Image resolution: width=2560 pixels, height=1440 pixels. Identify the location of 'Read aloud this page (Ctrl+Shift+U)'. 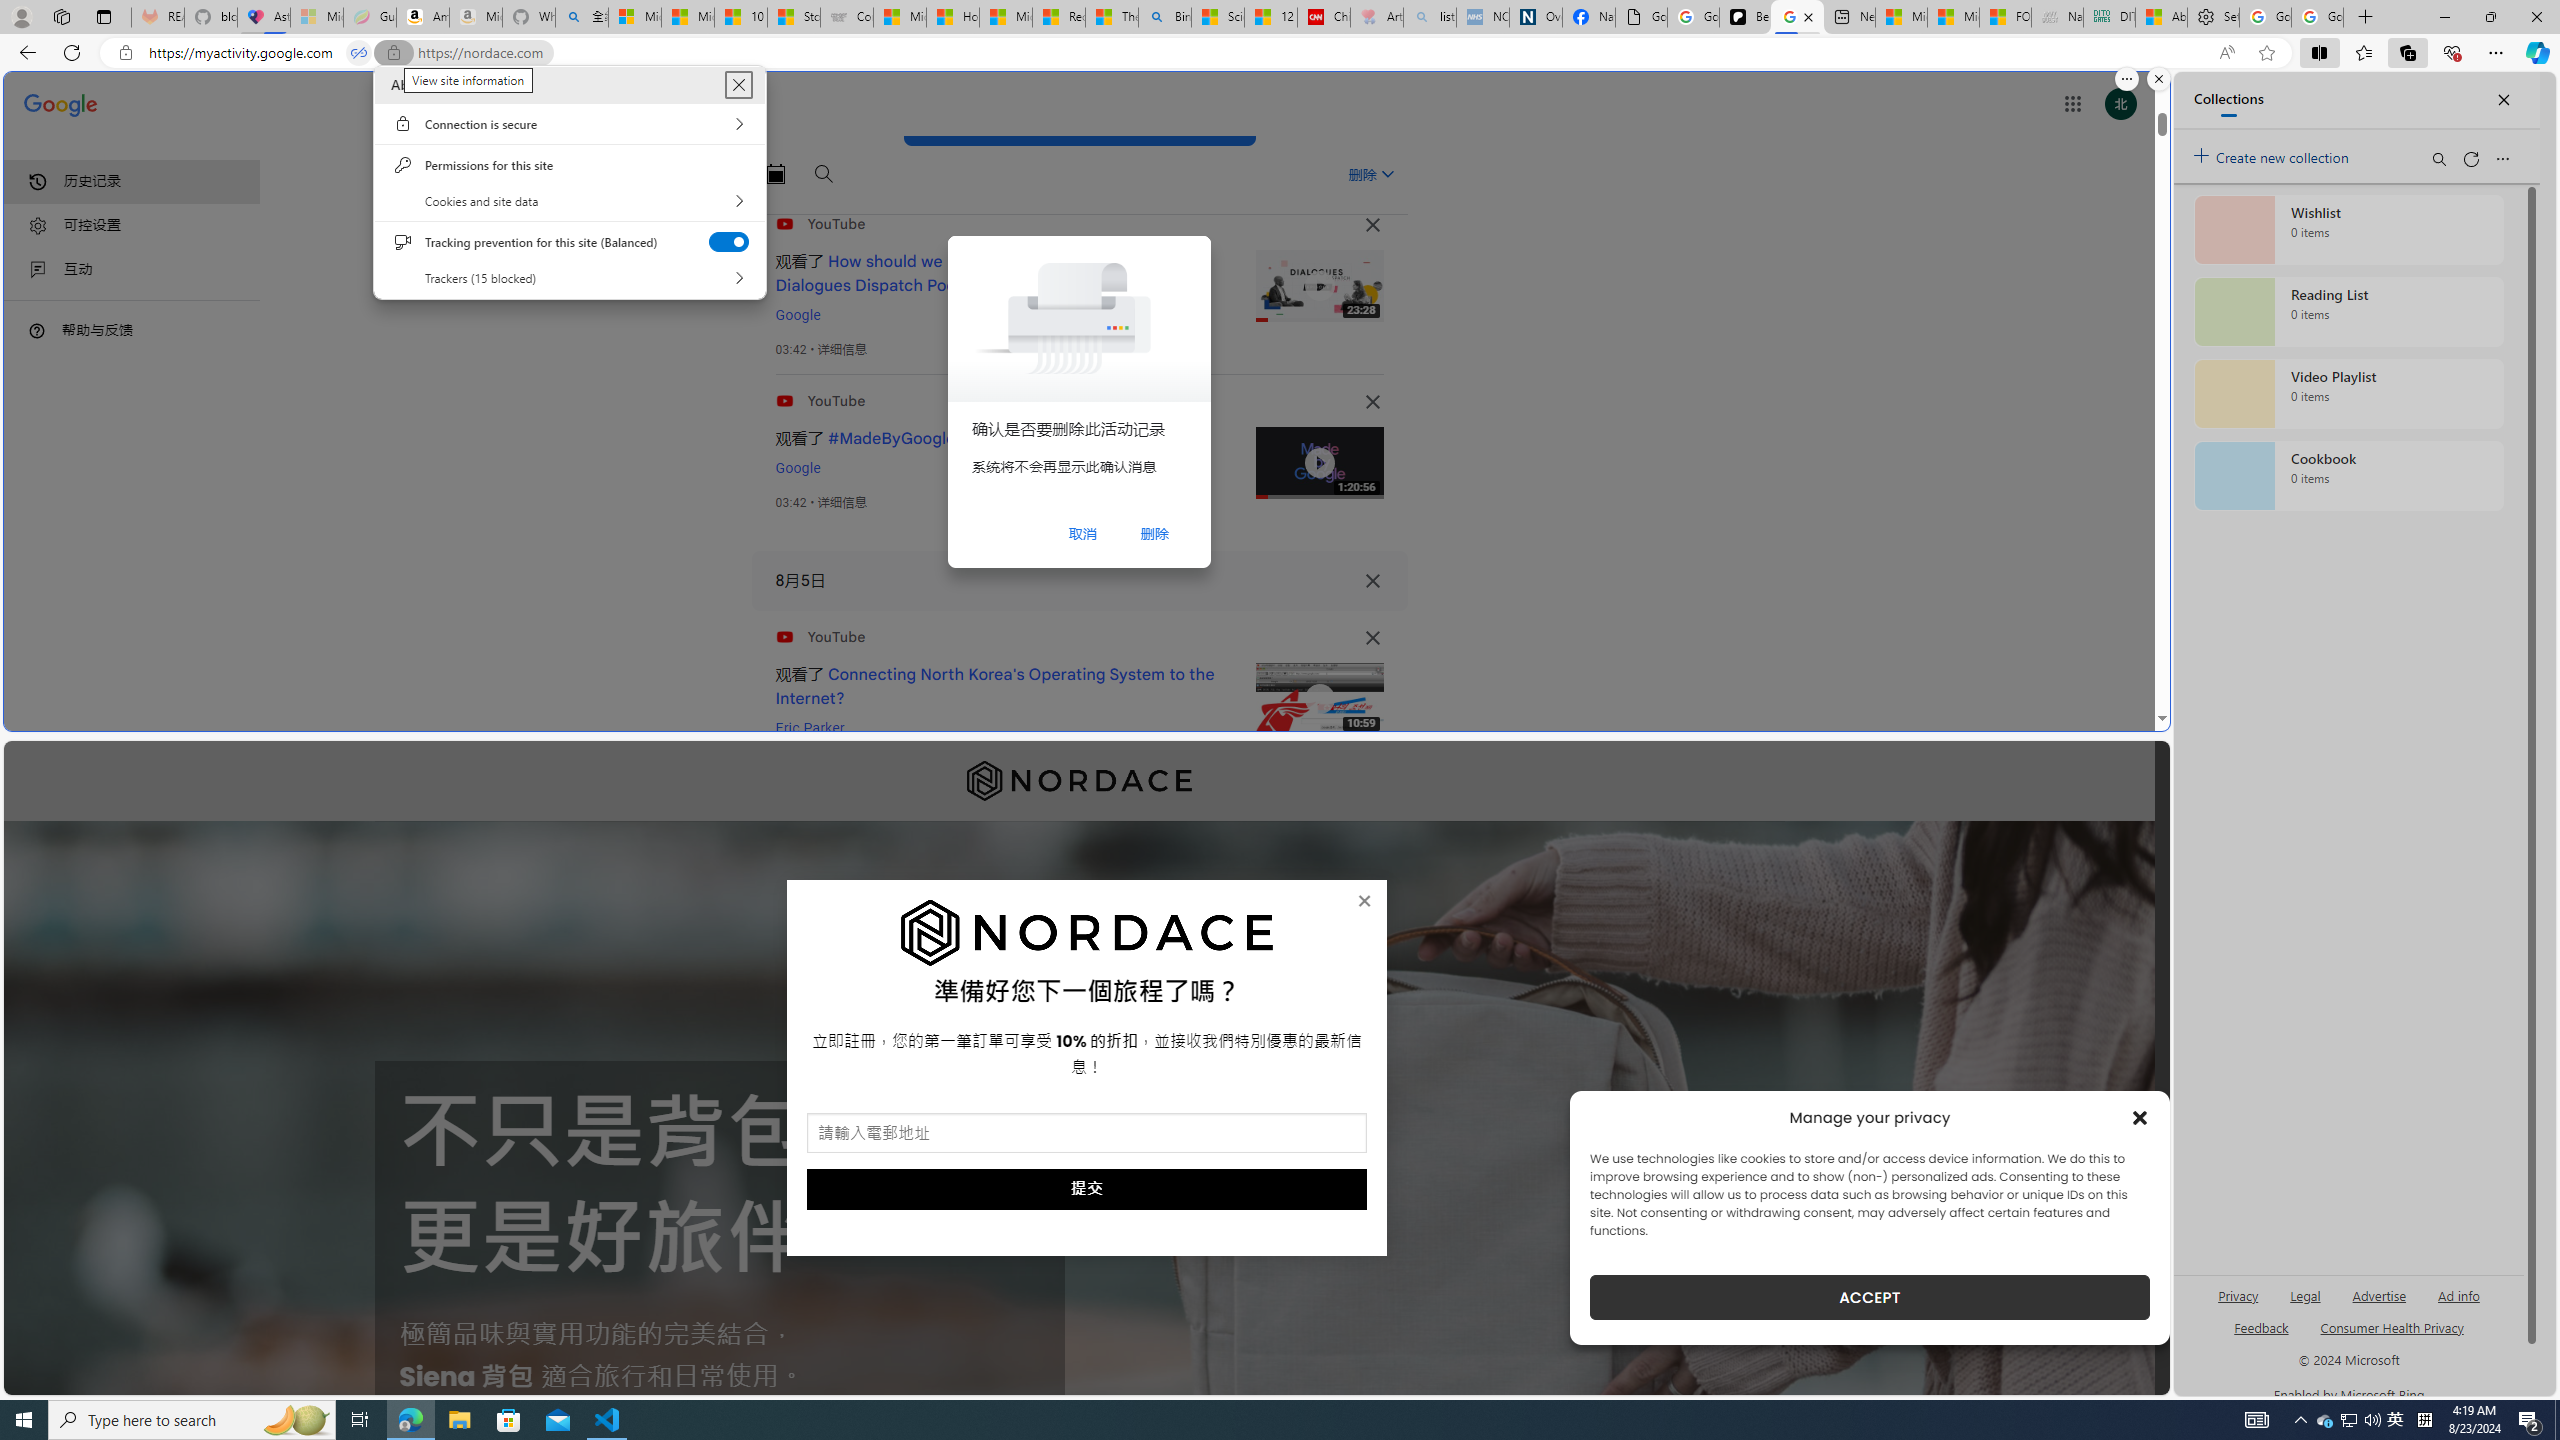
(2226, 53).